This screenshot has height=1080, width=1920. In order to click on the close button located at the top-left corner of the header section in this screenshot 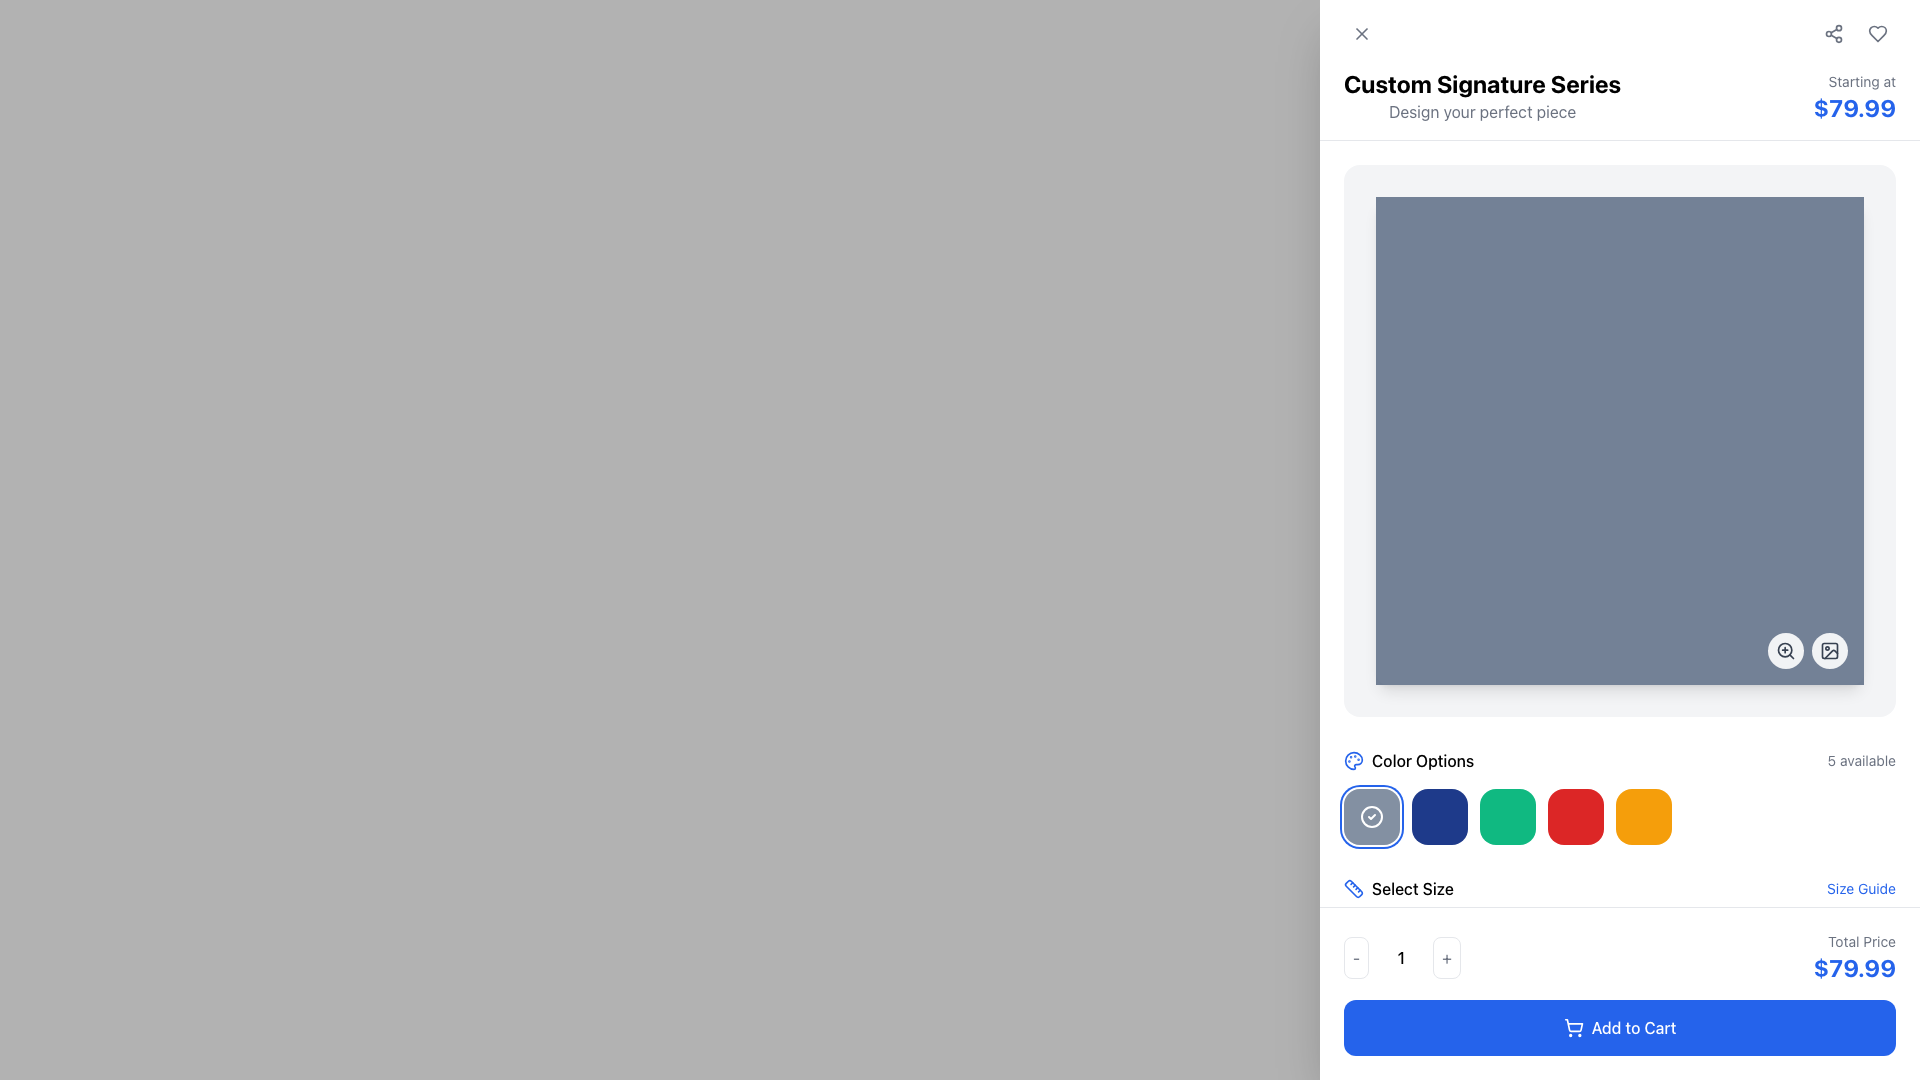, I will do `click(1361, 34)`.